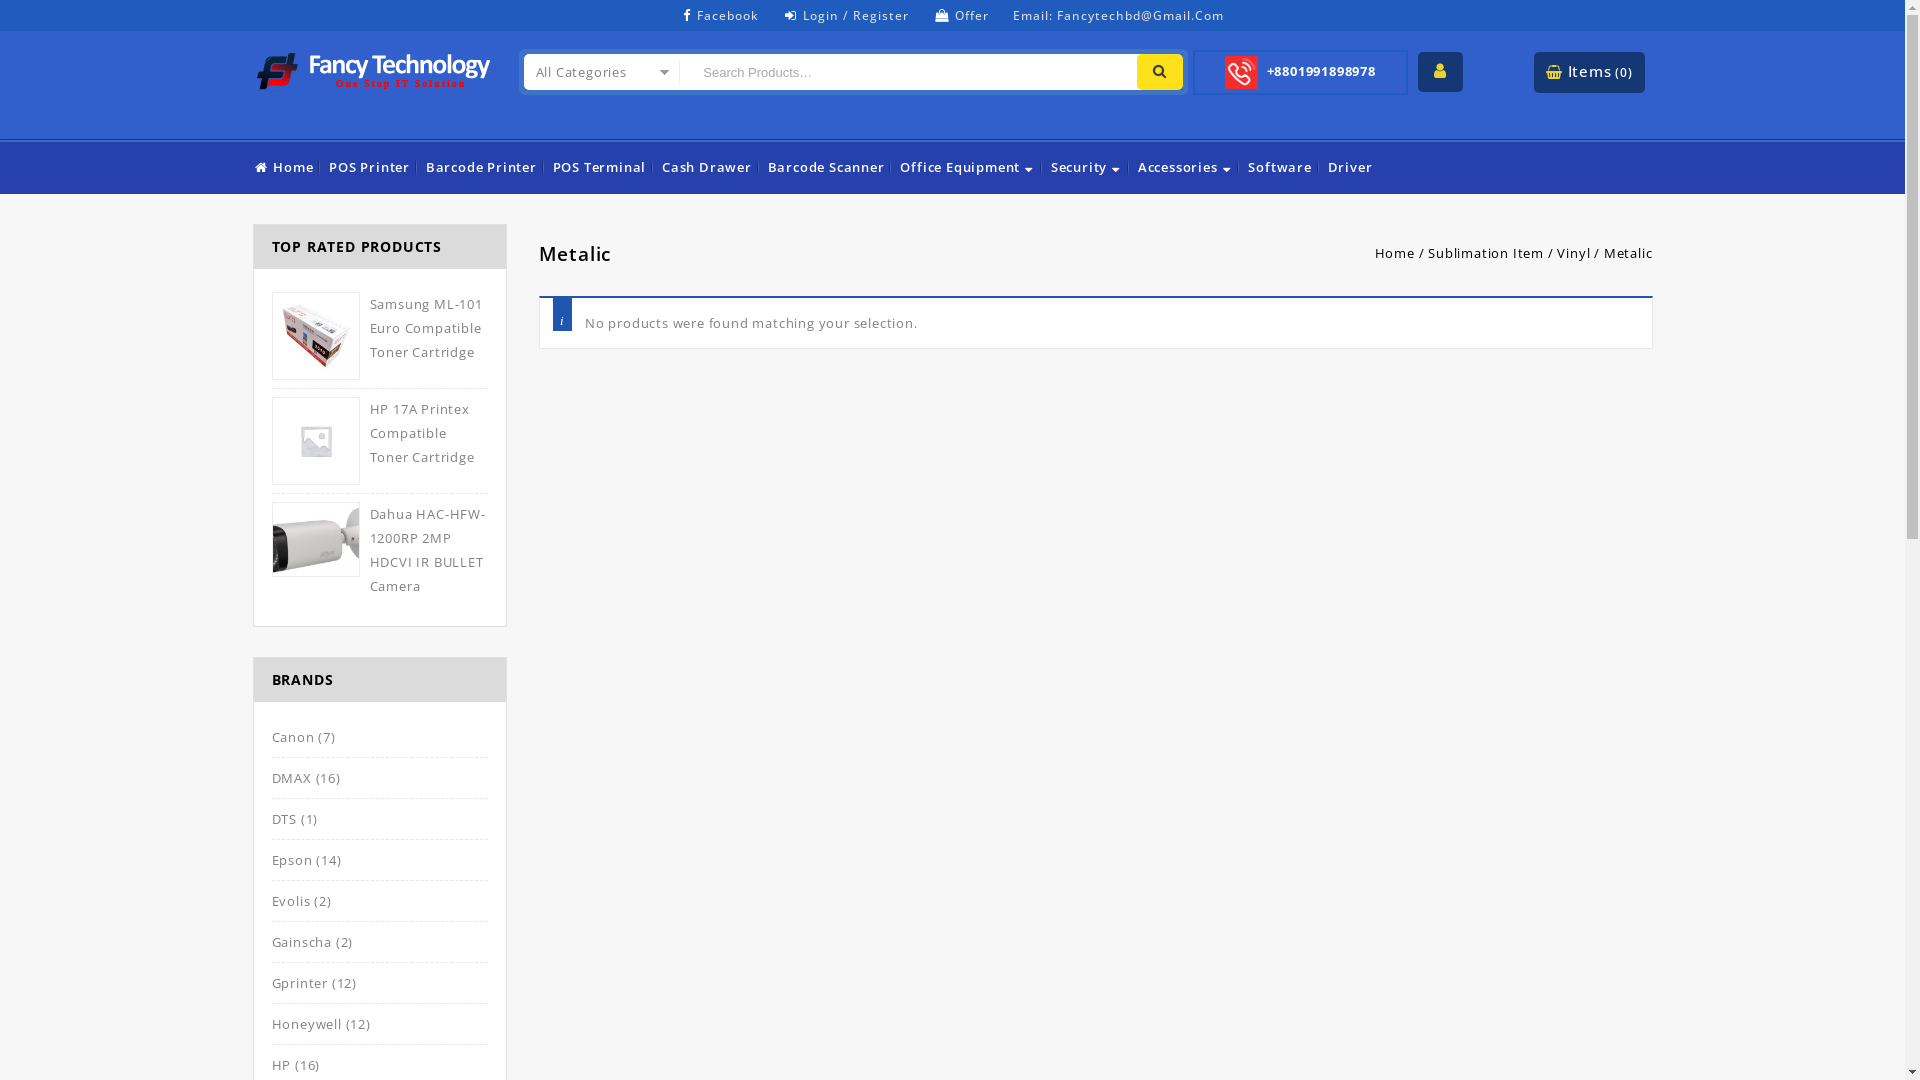 This screenshot has height=1080, width=1920. Describe the element at coordinates (826, 165) in the screenshot. I see `'Barcode Scanner'` at that location.